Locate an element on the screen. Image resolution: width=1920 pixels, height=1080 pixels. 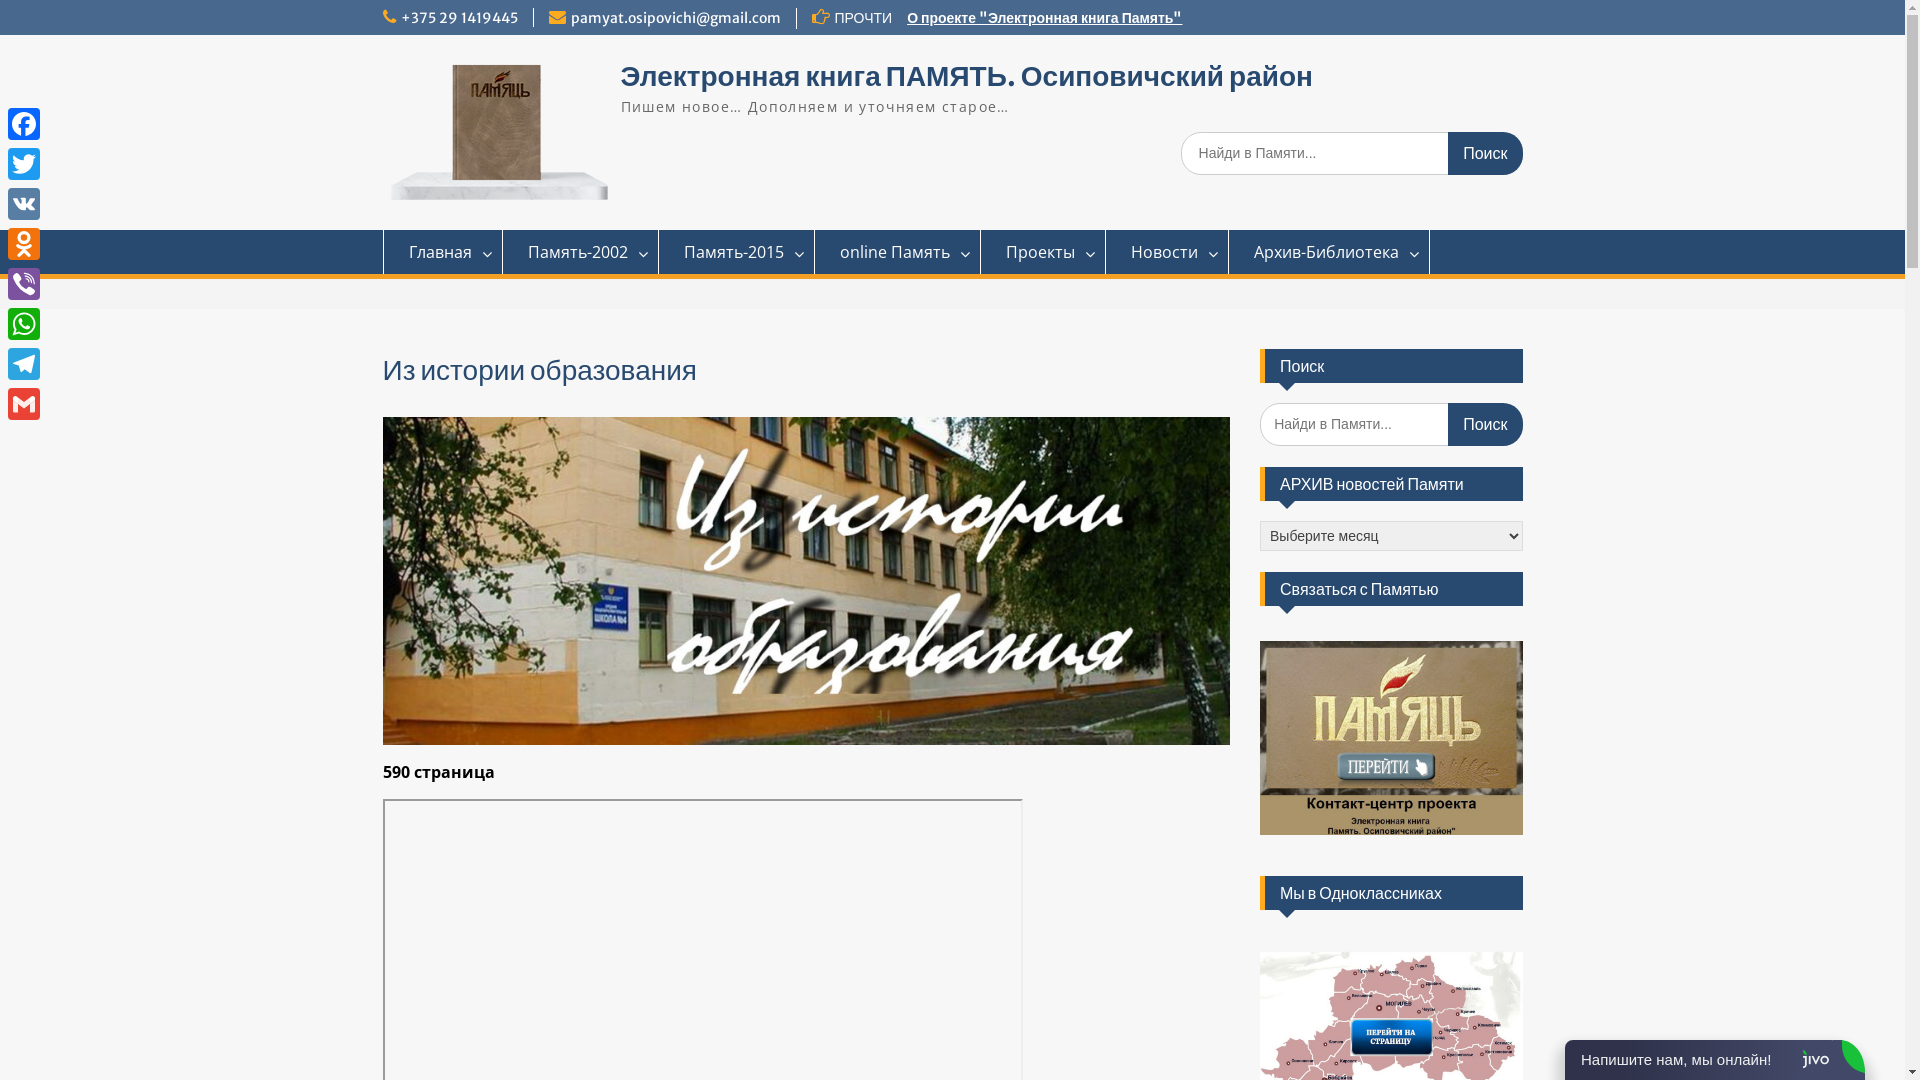
'Facebook' is located at coordinates (24, 123).